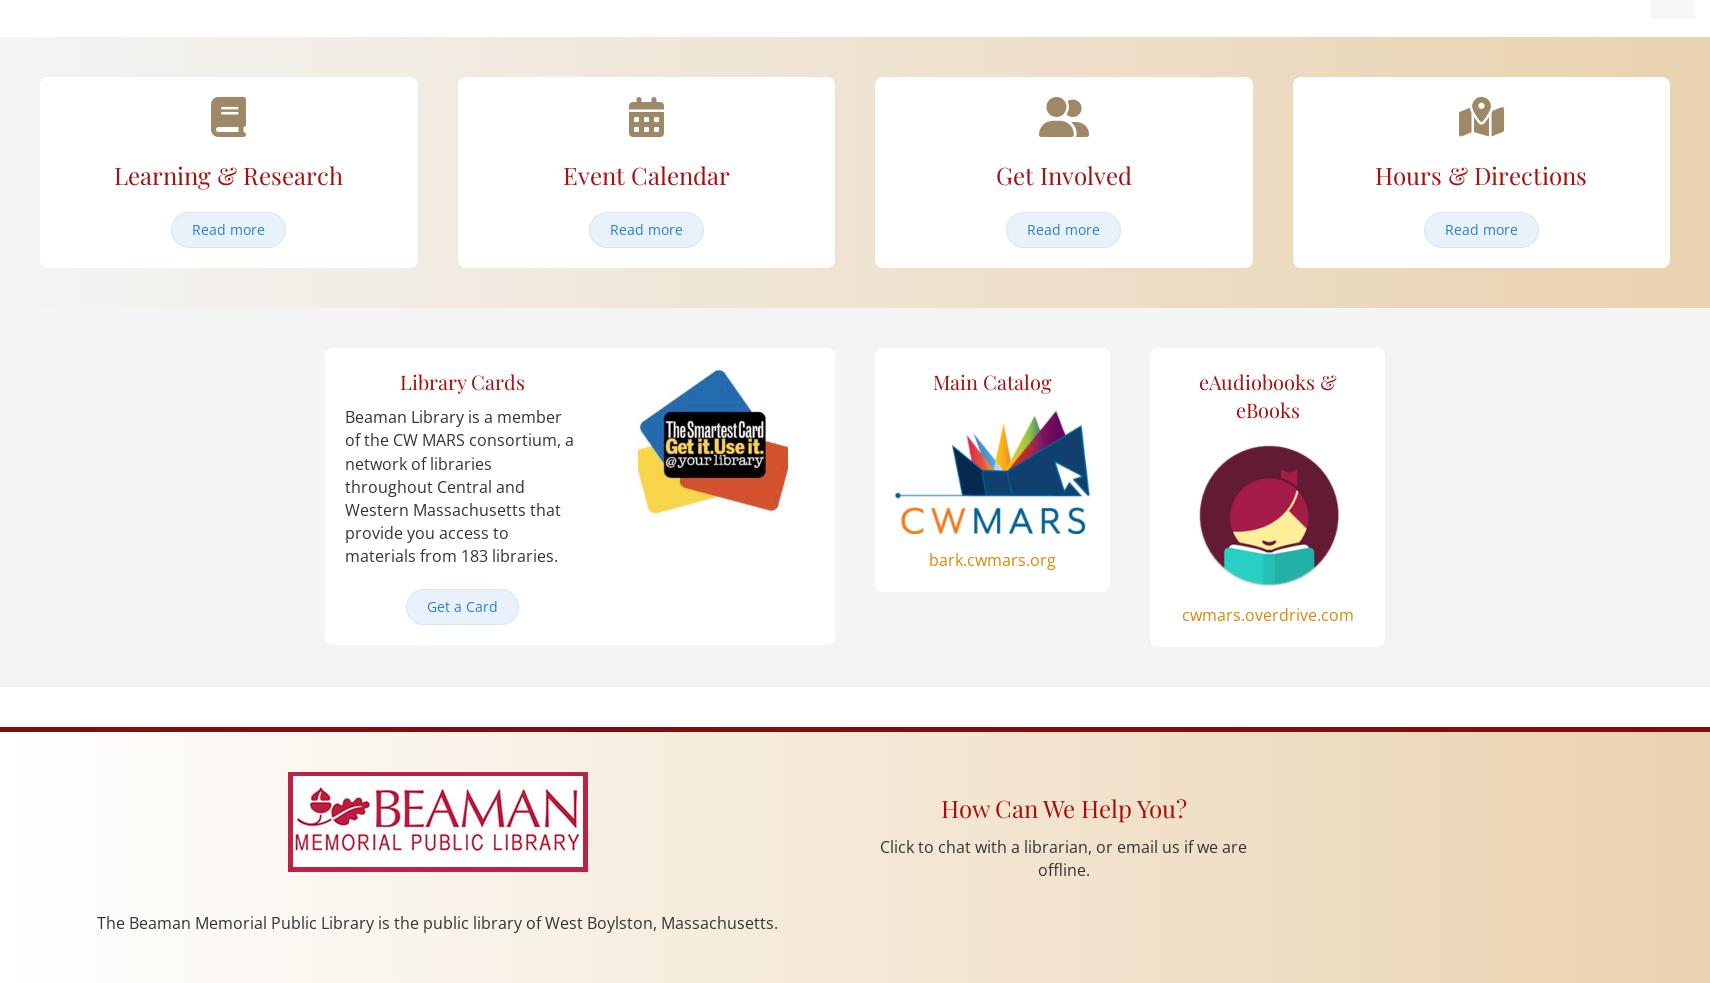  I want to click on 'Click to chat with a librarian, or email us if we are offline.', so click(1062, 858).